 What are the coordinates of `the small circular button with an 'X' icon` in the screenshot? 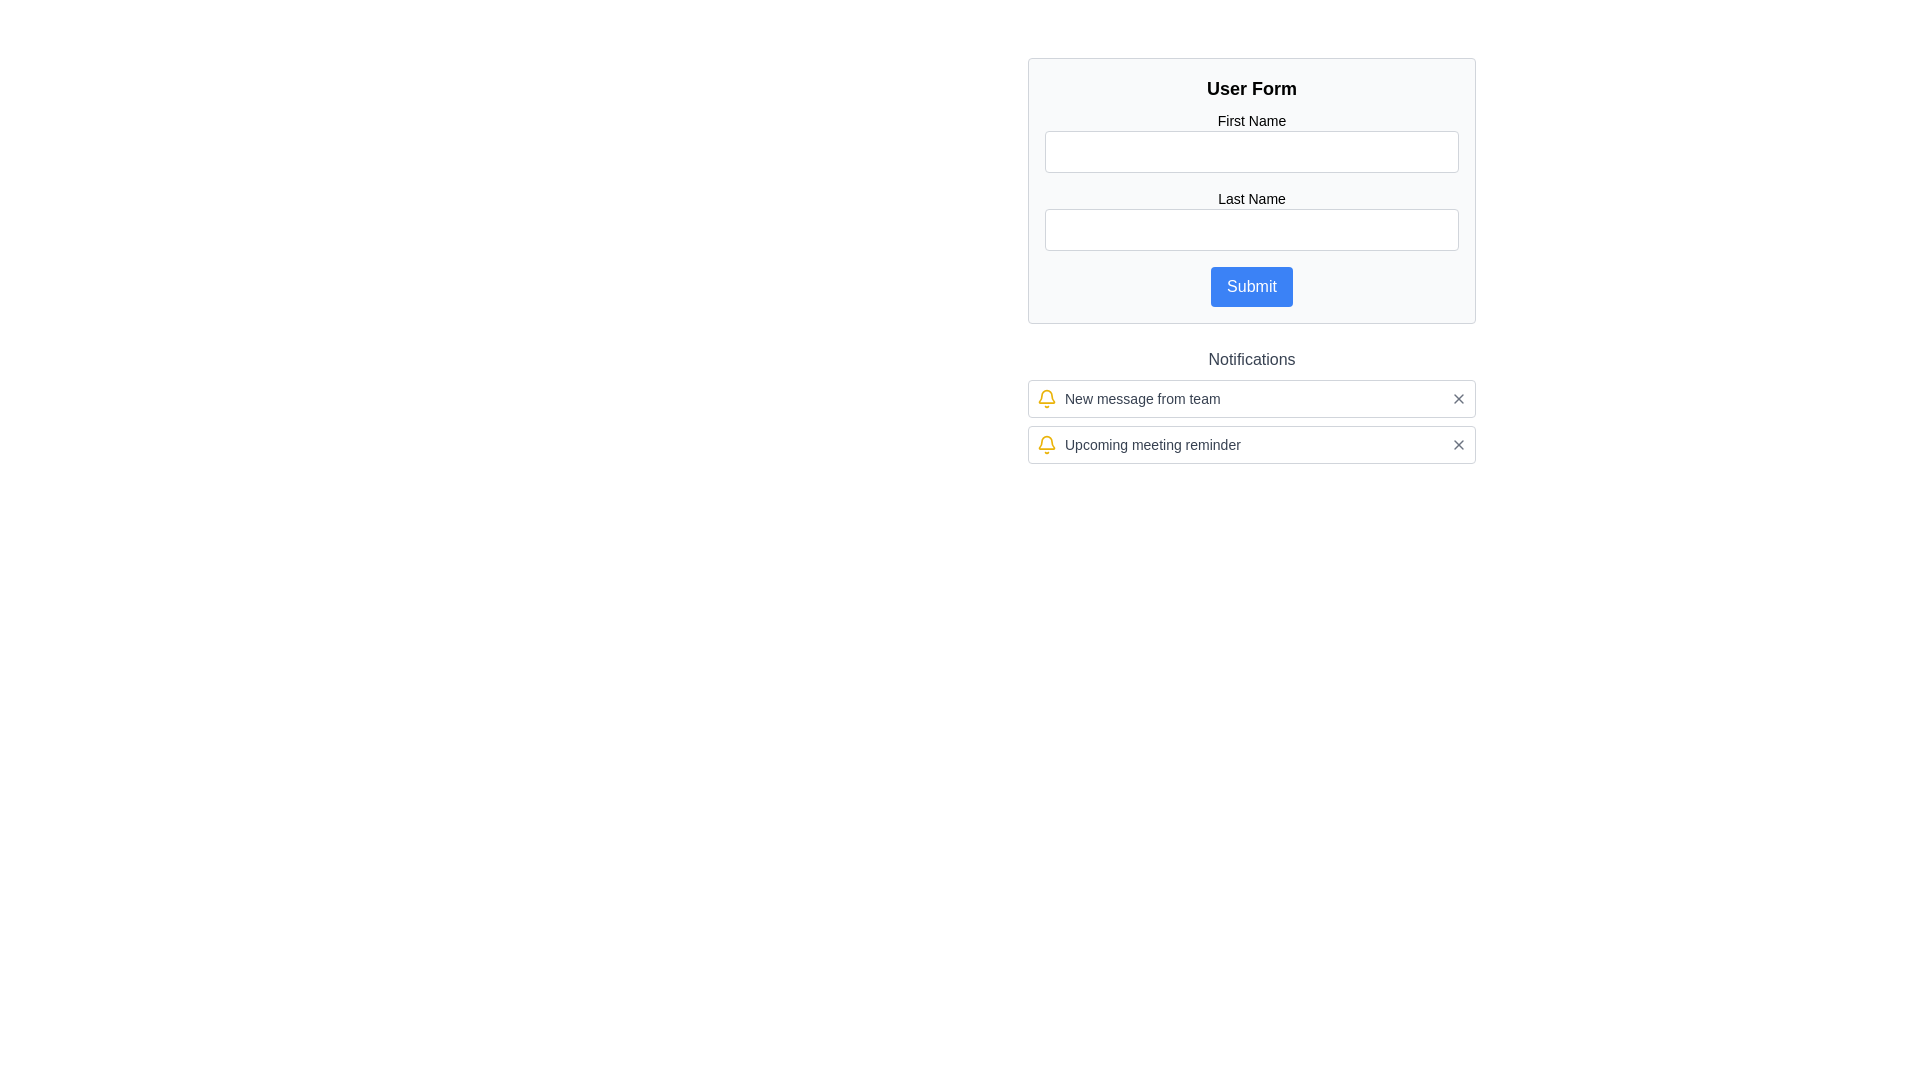 It's located at (1459, 398).